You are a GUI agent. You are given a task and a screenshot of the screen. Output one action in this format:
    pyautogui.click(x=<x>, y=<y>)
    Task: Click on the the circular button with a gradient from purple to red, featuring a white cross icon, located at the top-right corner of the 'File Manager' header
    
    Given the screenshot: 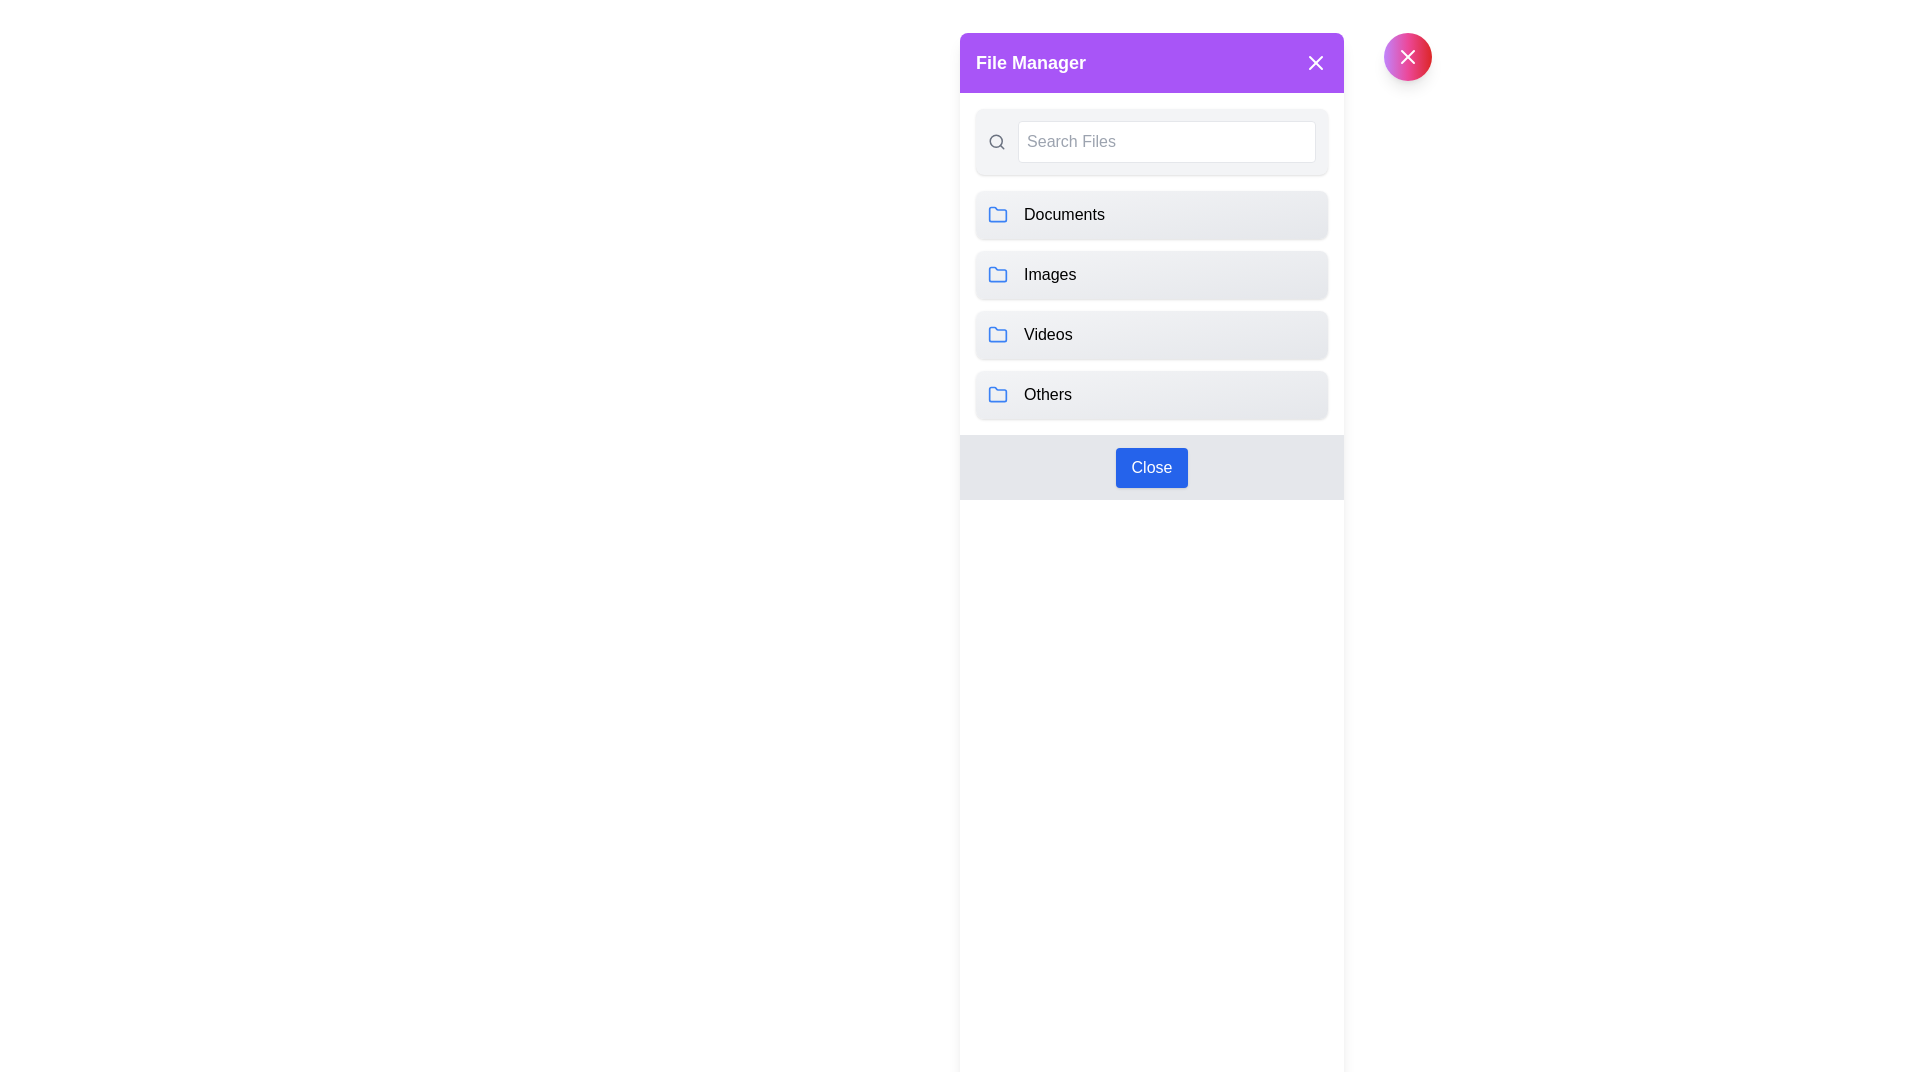 What is the action you would take?
    pyautogui.click(x=1406, y=56)
    